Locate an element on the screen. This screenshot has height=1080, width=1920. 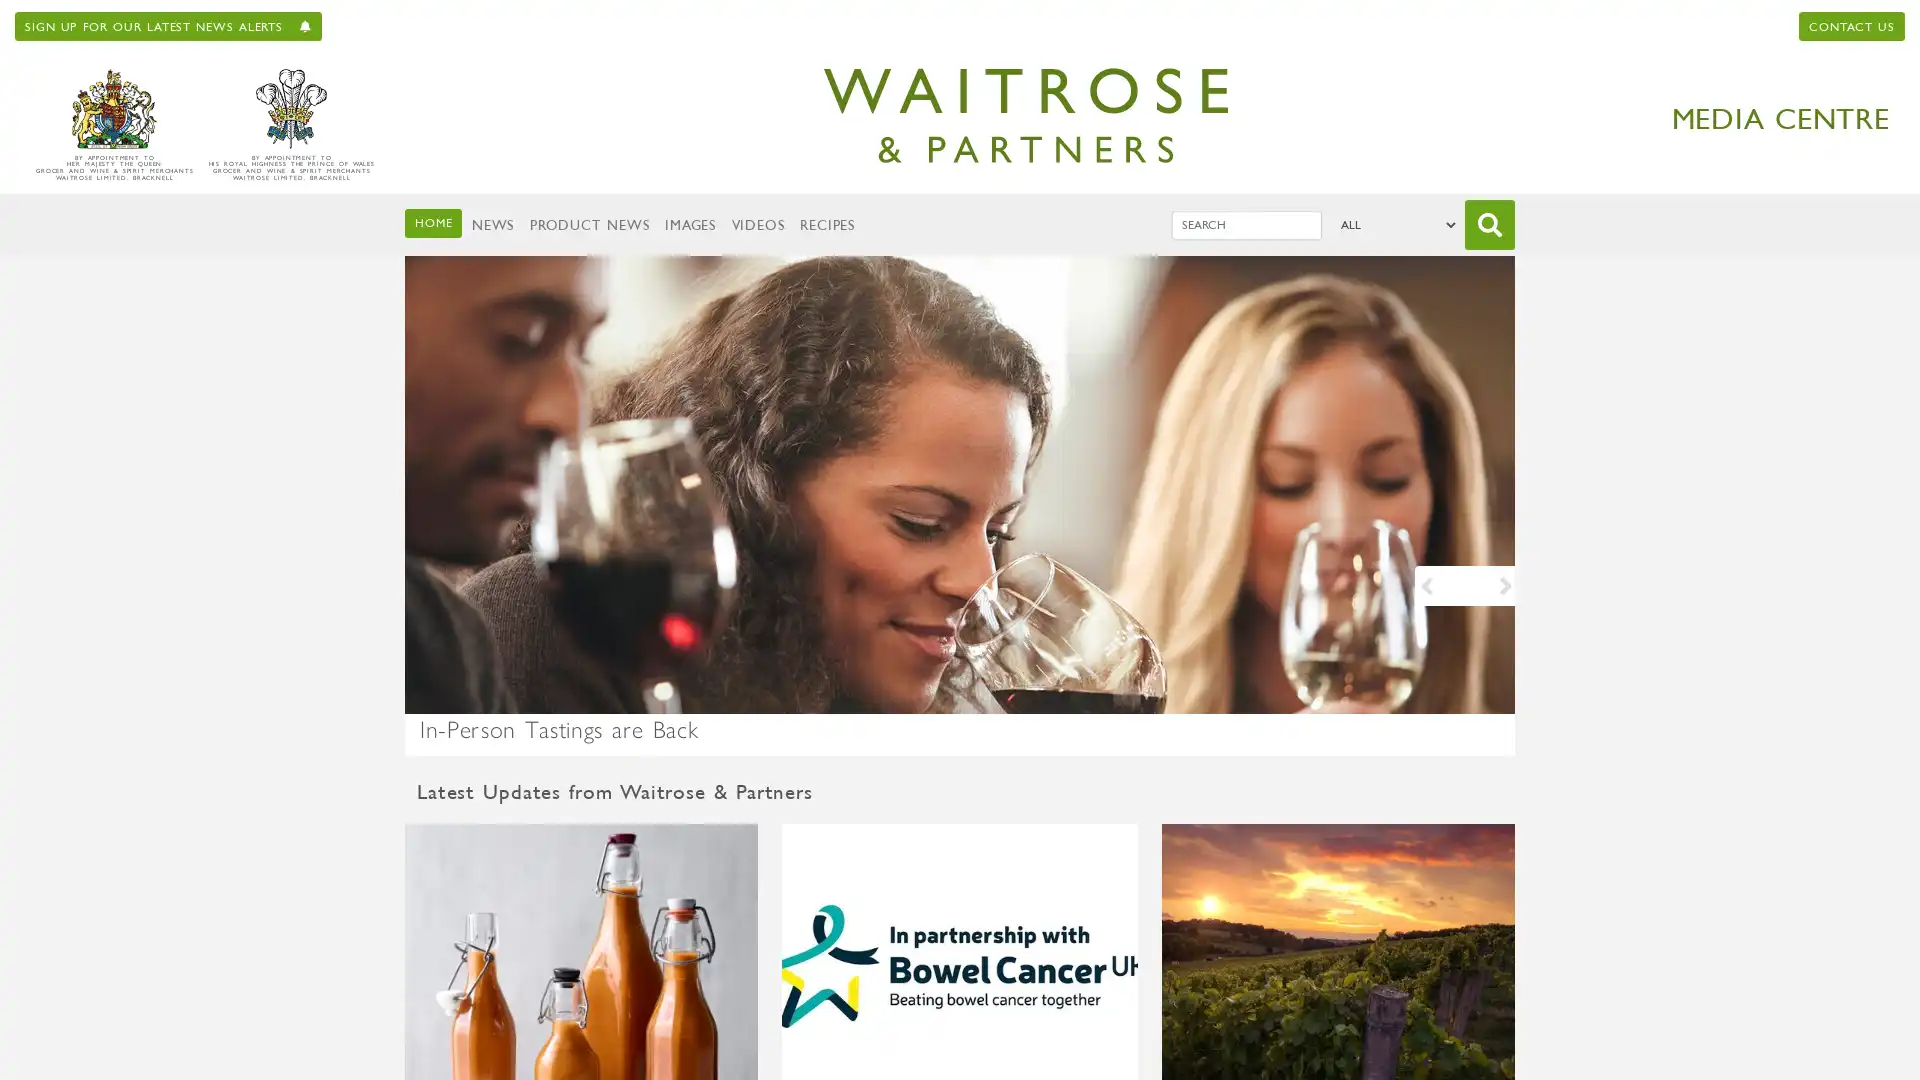
HOME (CURRENT) is located at coordinates (432, 222).